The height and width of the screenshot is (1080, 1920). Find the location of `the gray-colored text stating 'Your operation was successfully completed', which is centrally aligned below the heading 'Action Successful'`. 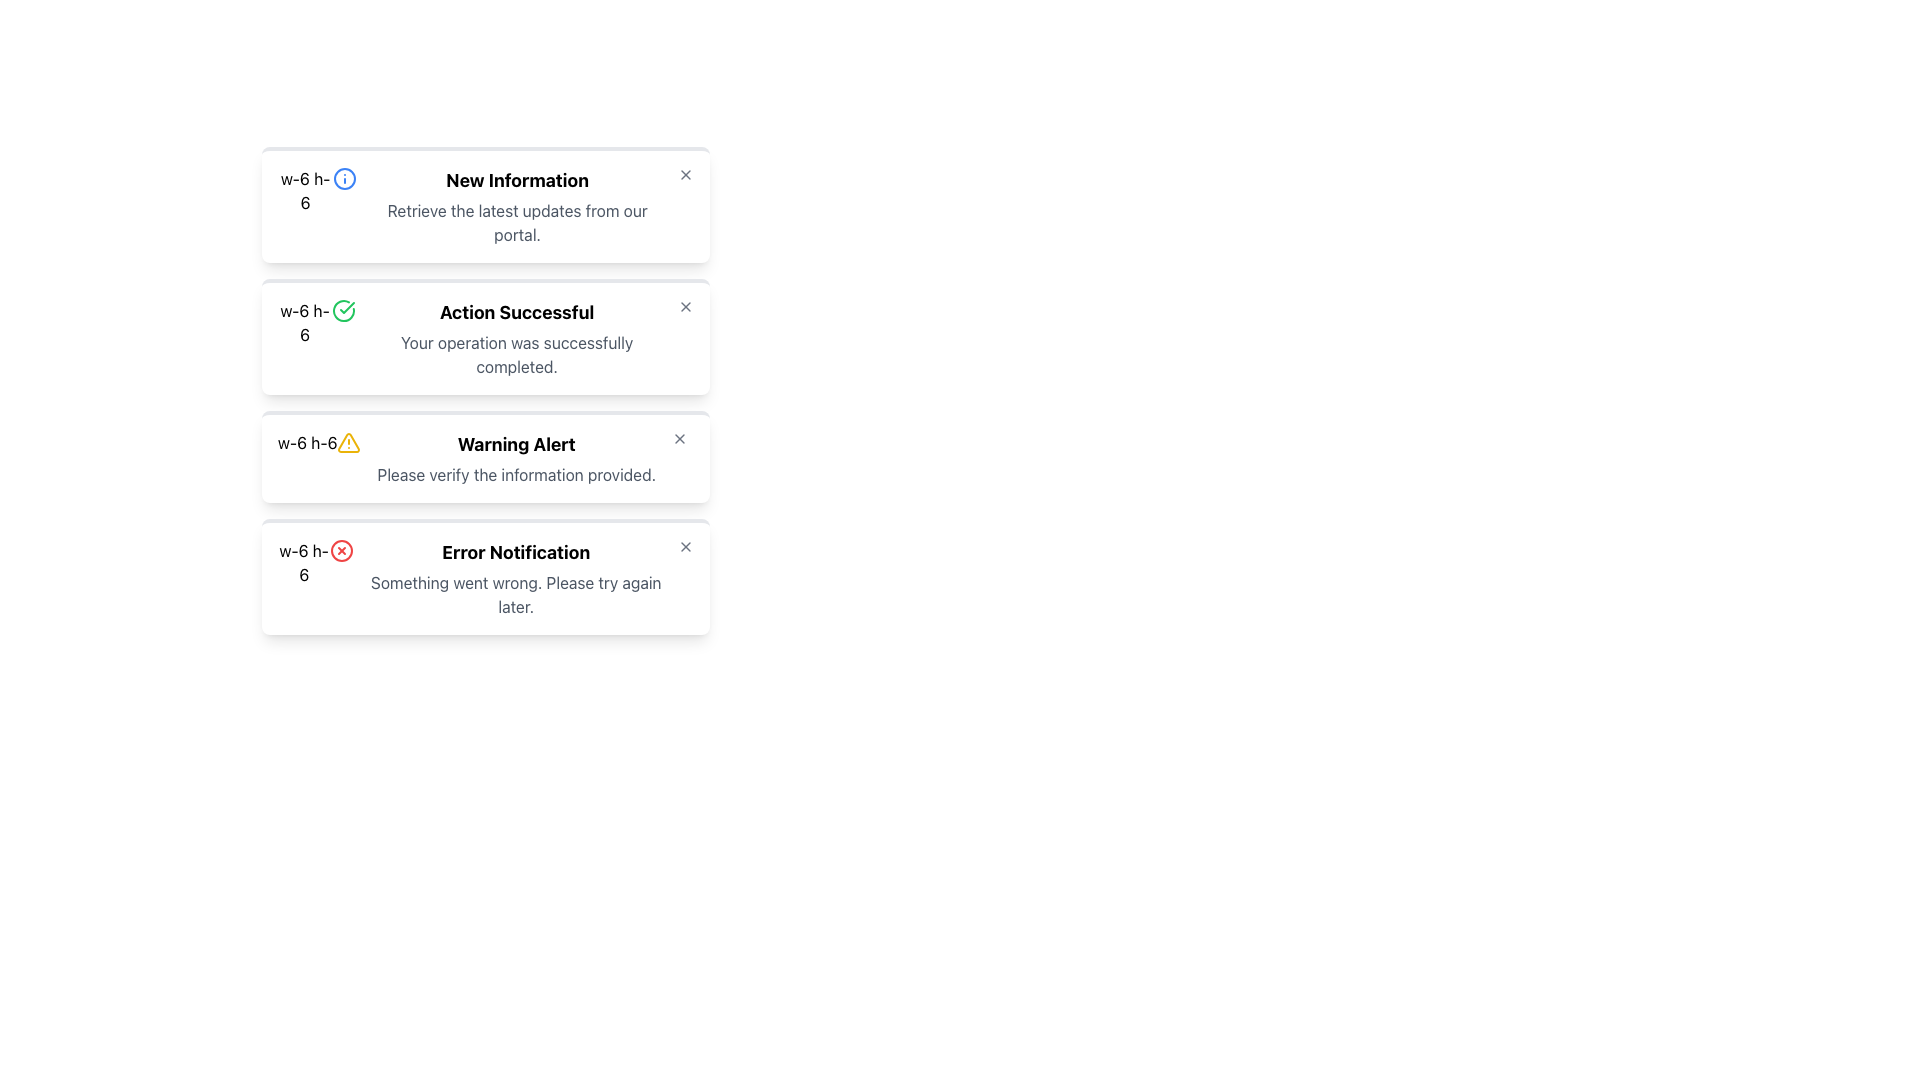

the gray-colored text stating 'Your operation was successfully completed', which is centrally aligned below the heading 'Action Successful' is located at coordinates (517, 353).